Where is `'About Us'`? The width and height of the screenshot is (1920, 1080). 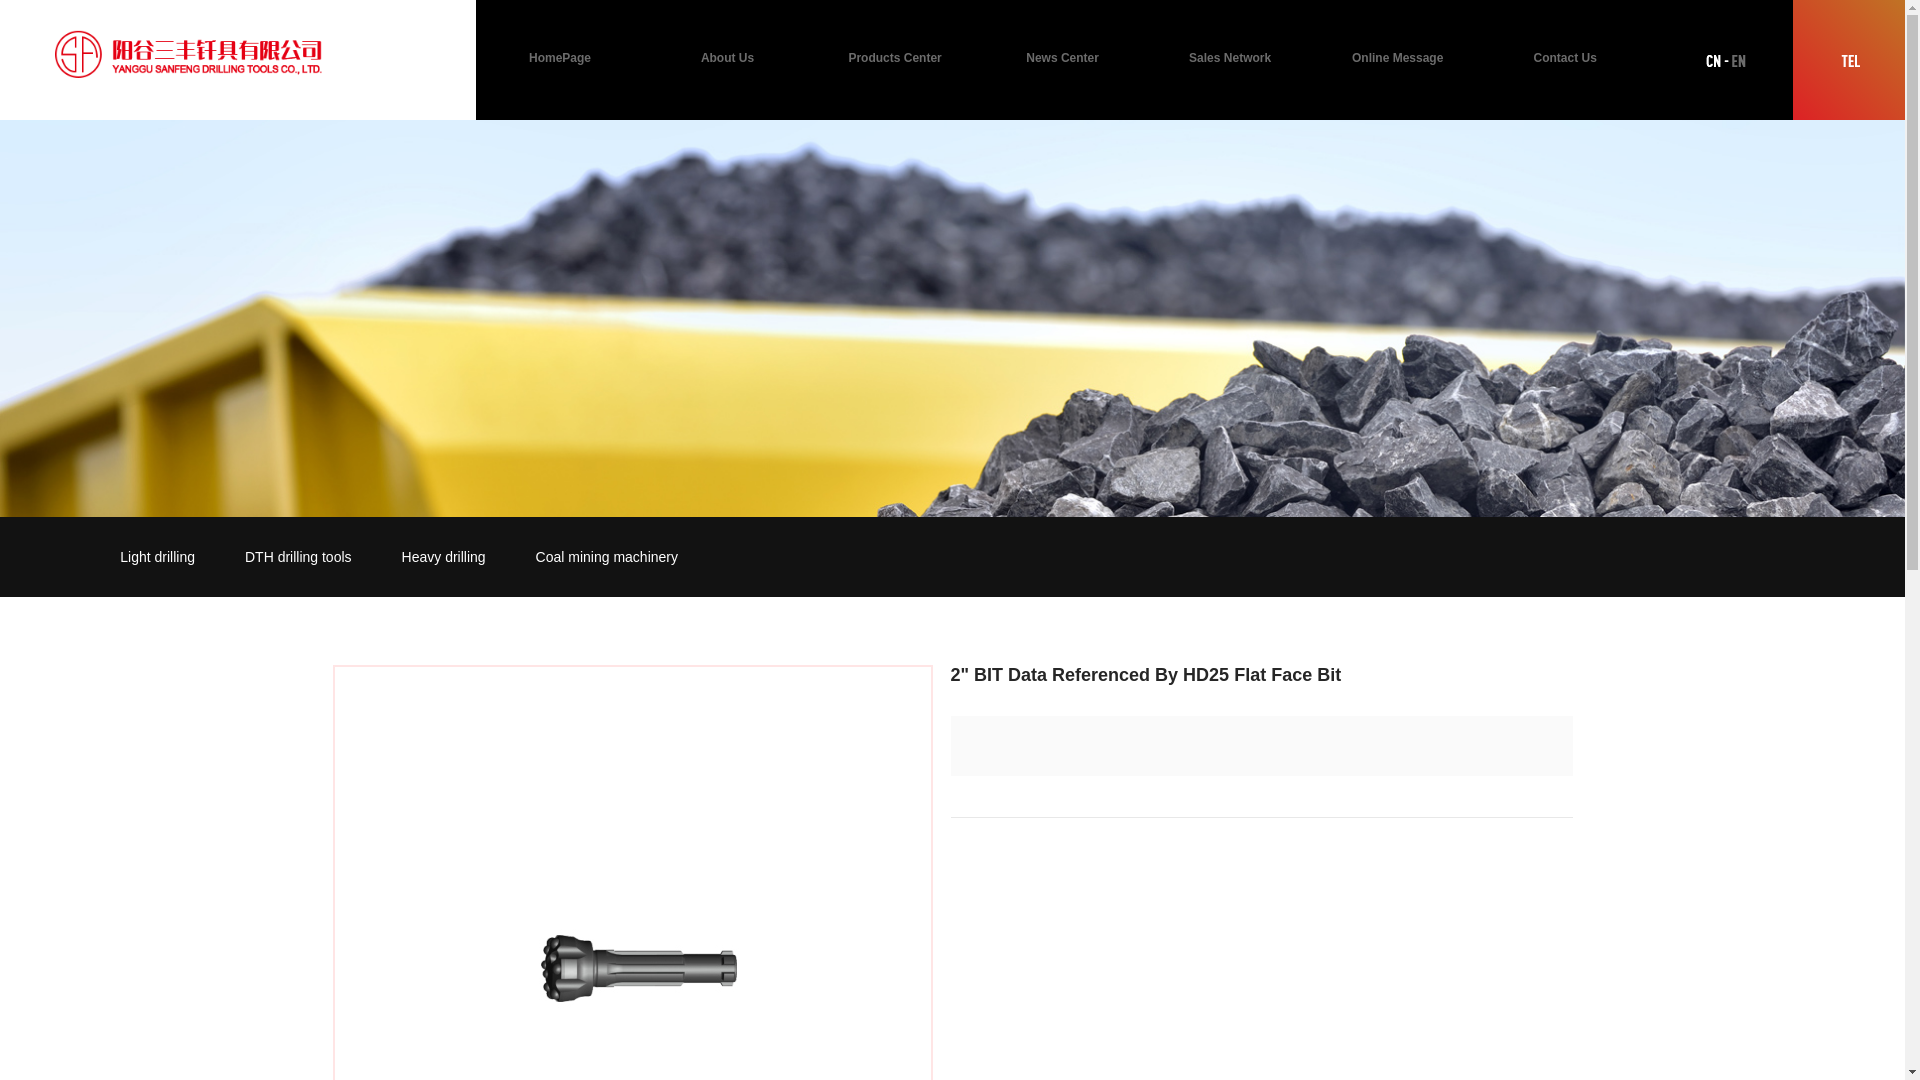
'About Us' is located at coordinates (727, 57).